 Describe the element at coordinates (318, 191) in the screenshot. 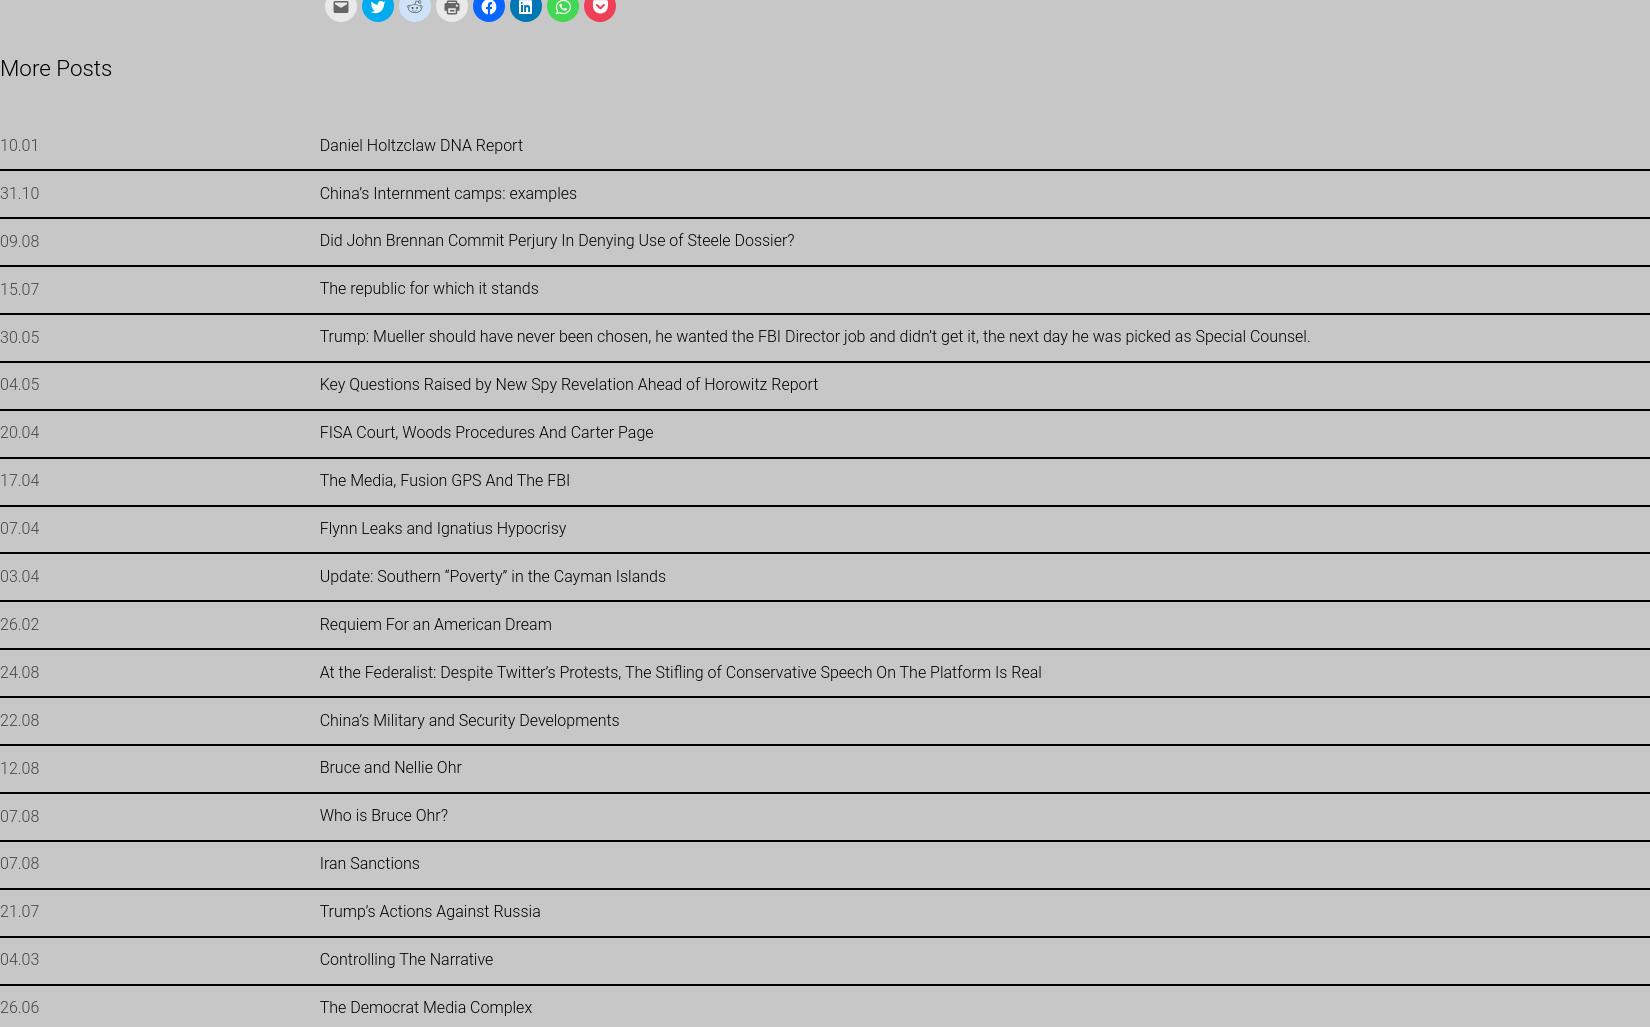

I see `'China’s Internment camps: examples'` at that location.